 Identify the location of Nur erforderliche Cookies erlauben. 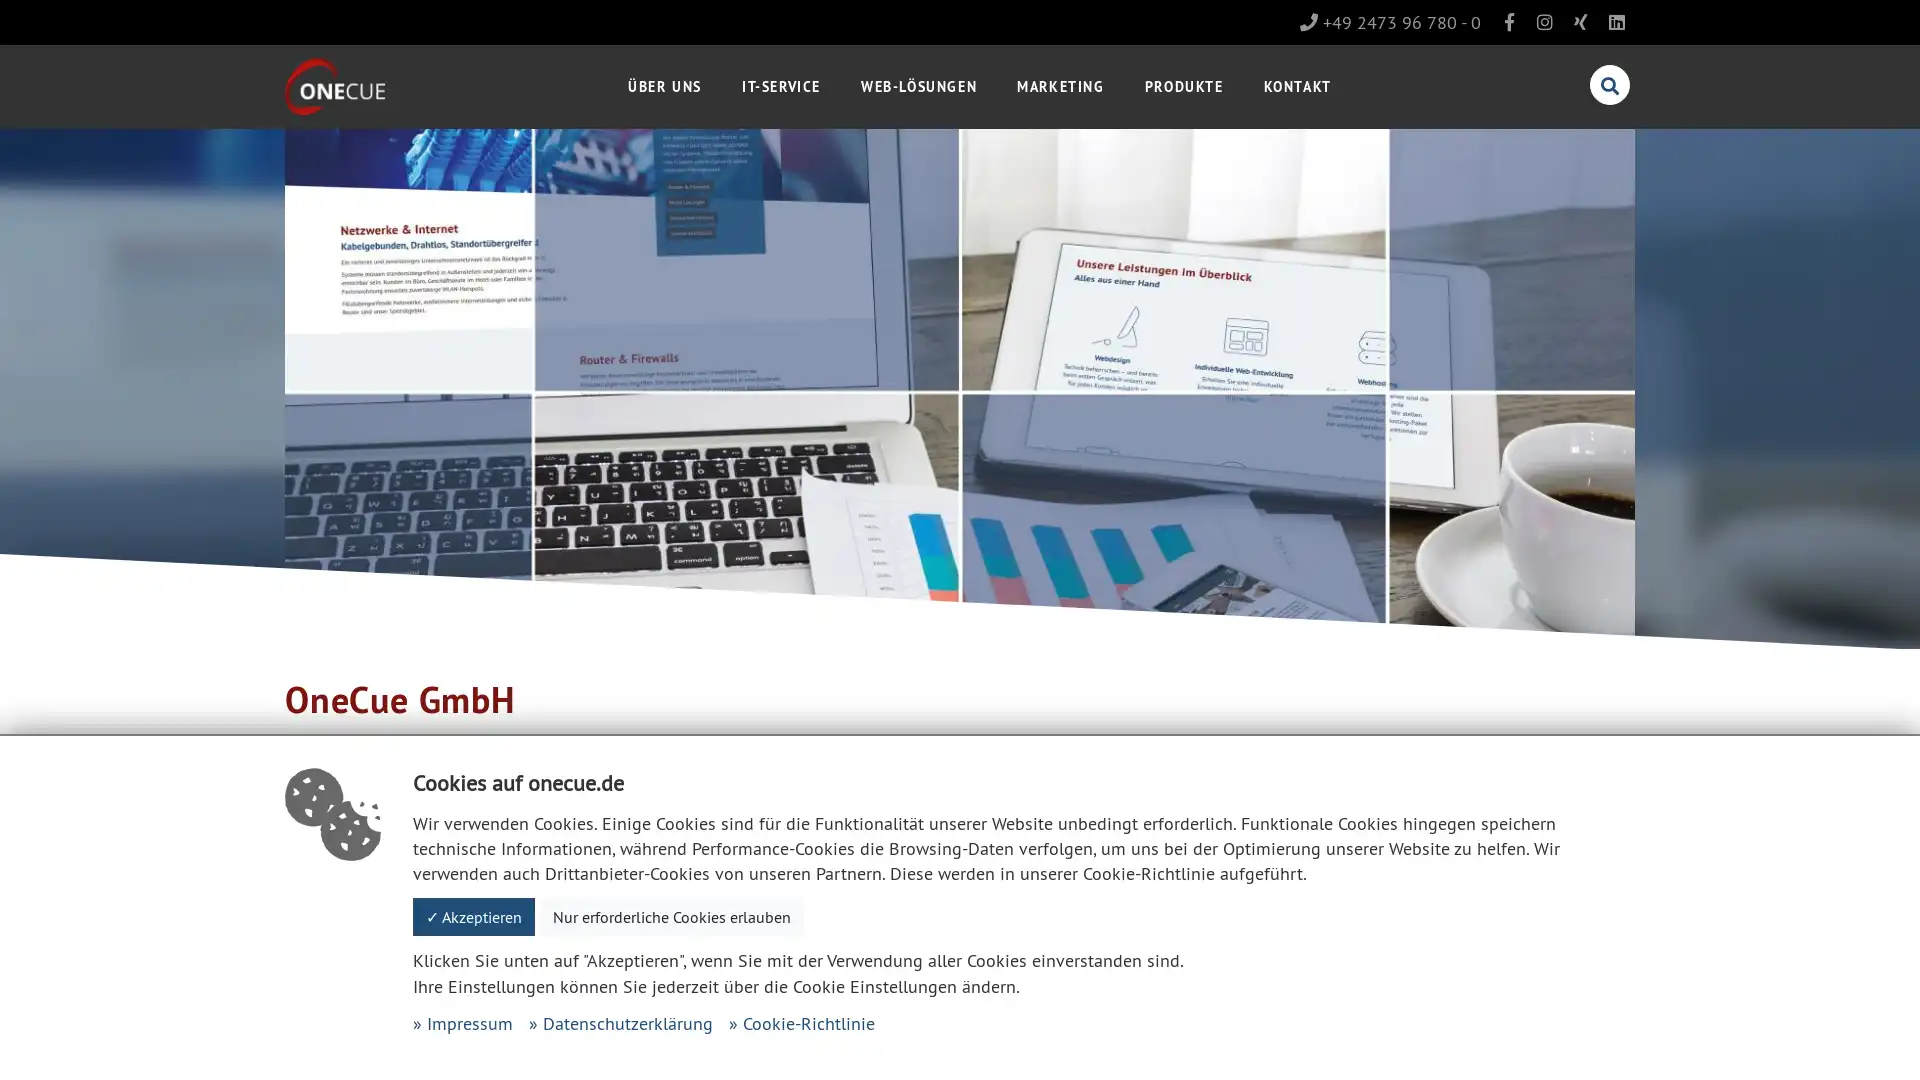
(672, 917).